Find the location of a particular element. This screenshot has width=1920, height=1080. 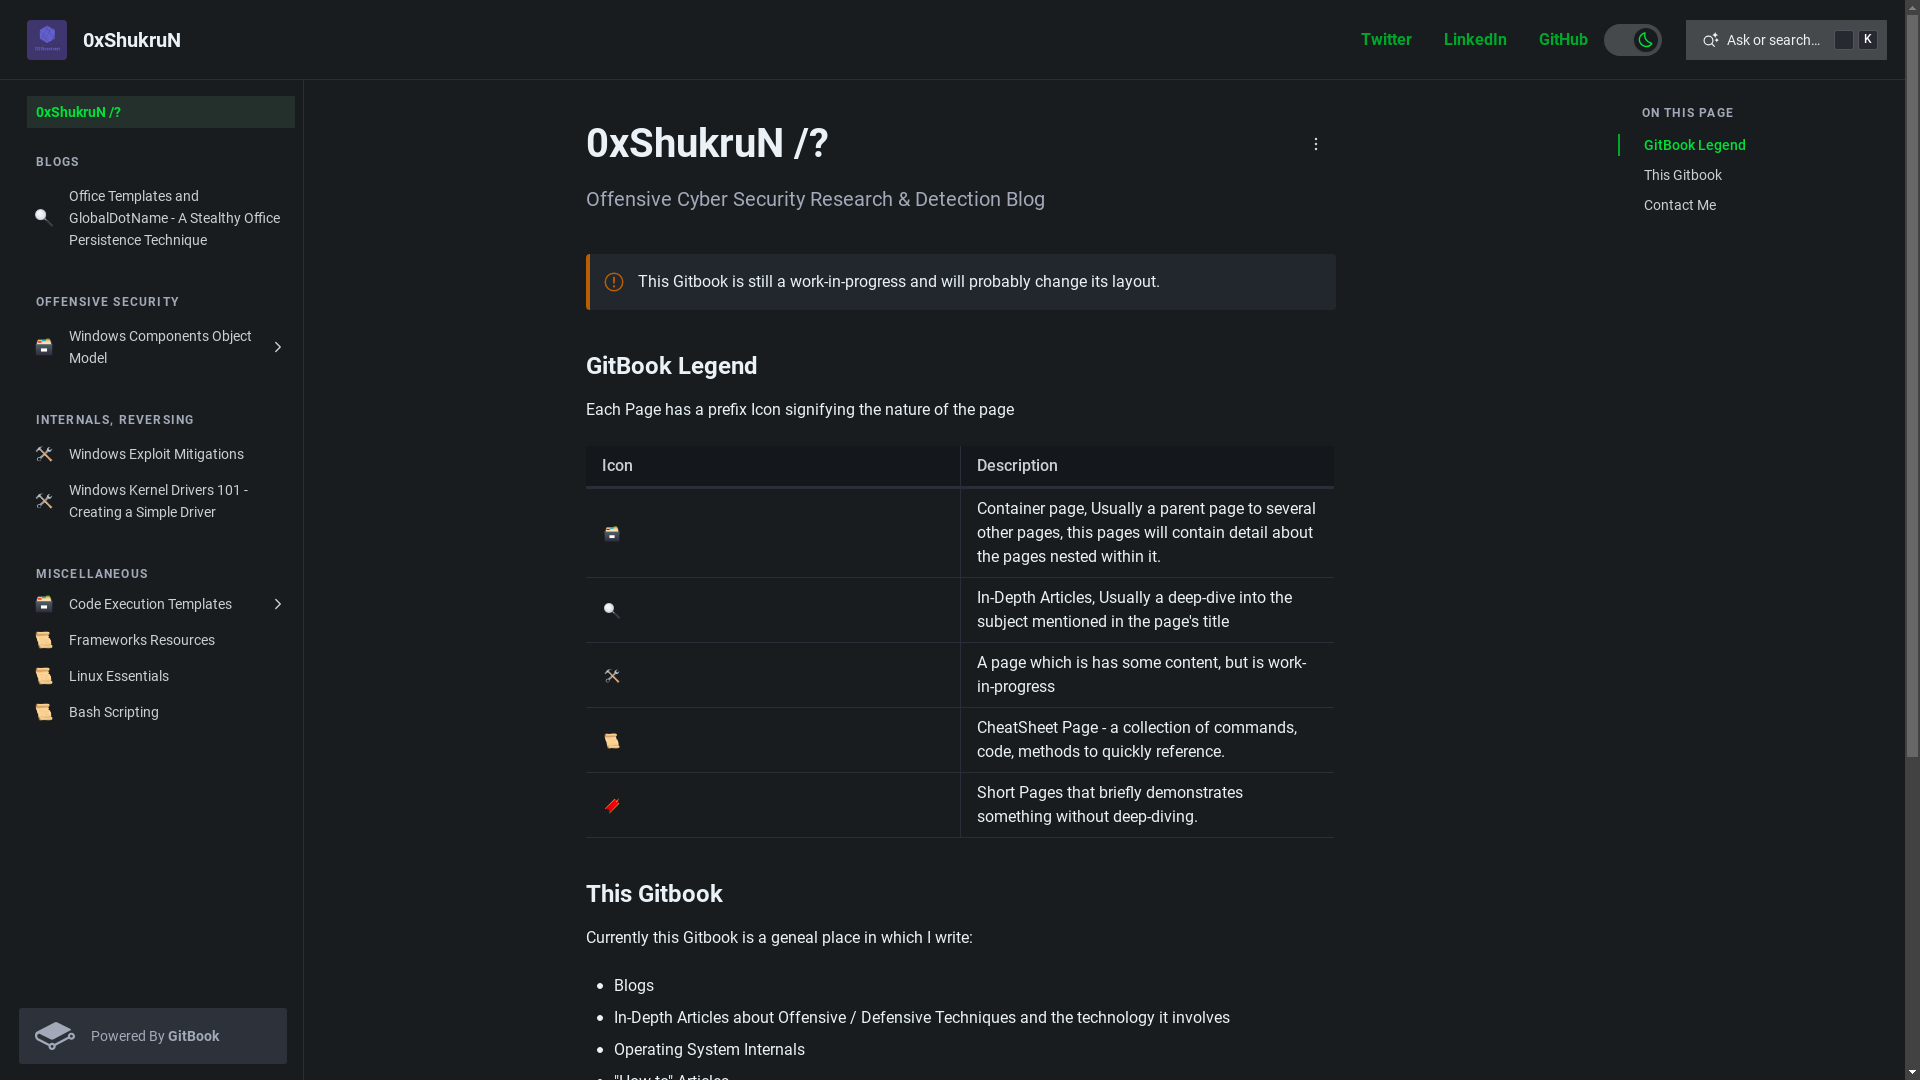

'GitHub' is located at coordinates (1561, 39).